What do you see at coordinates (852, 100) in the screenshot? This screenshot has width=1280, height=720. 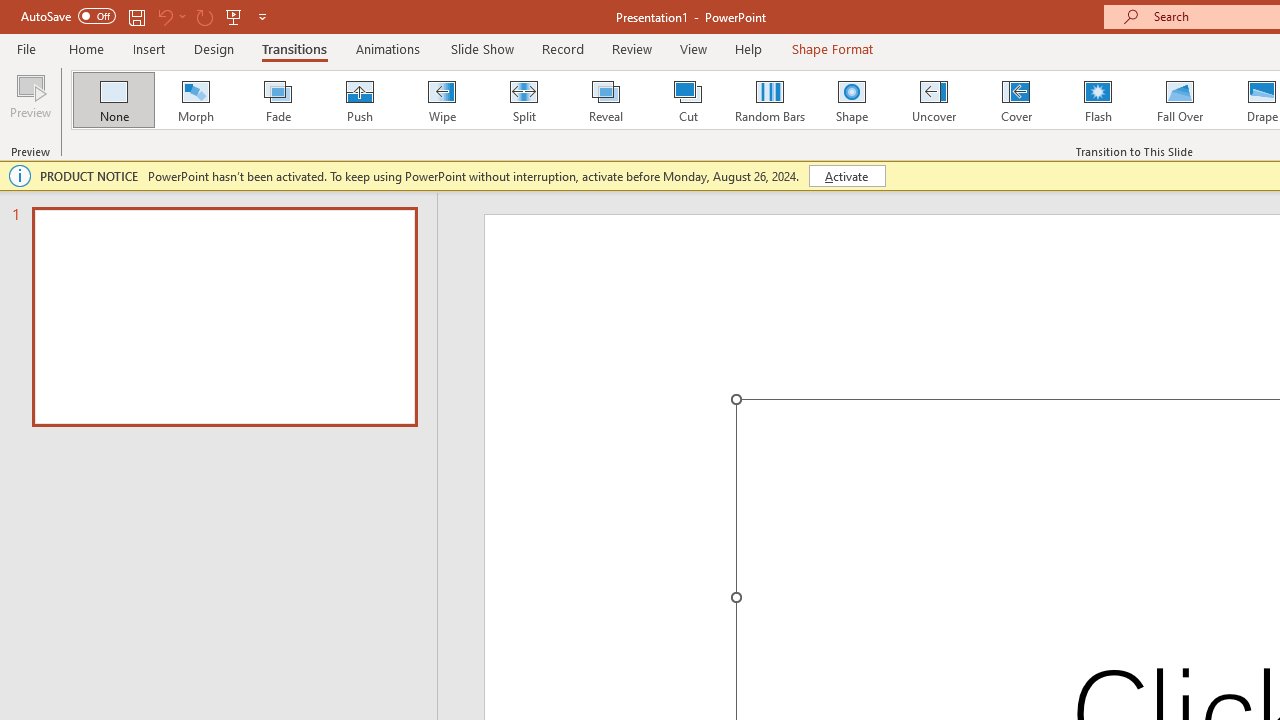 I see `'Shape'` at bounding box center [852, 100].